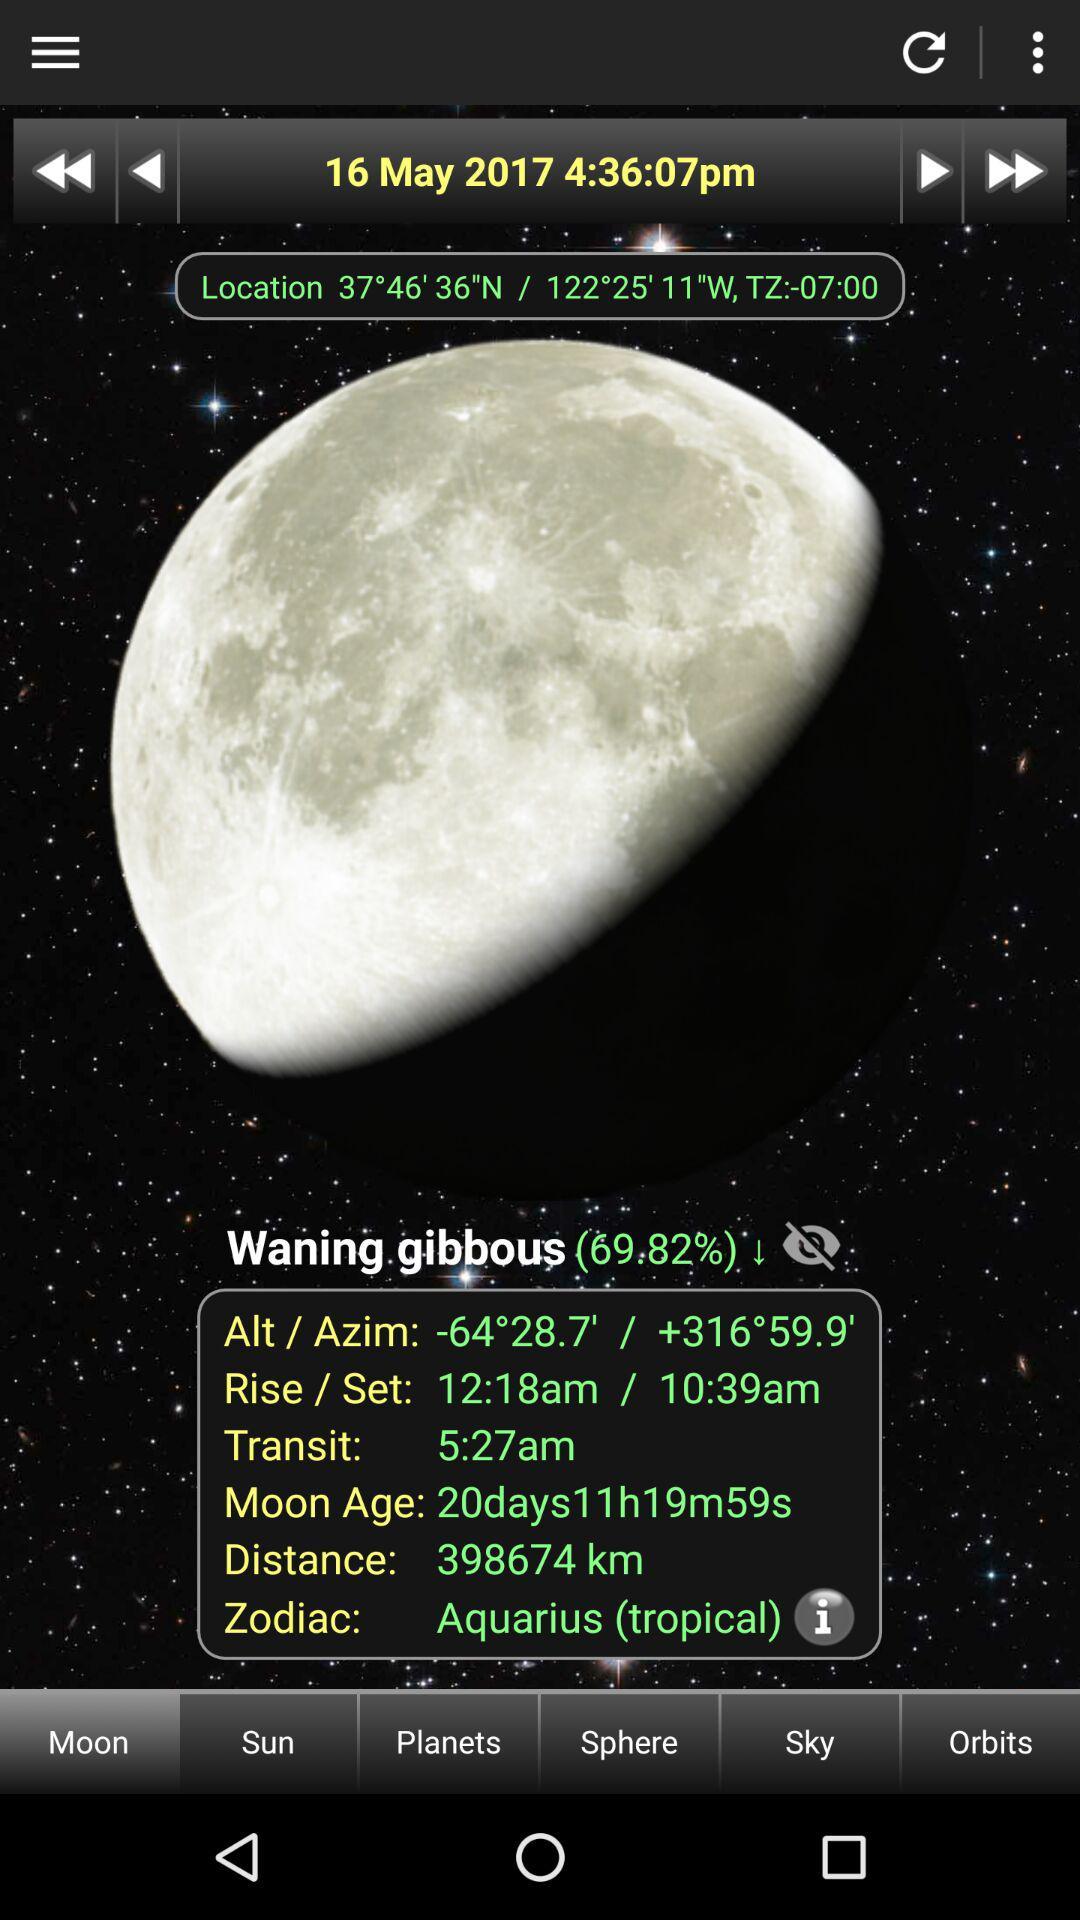  What do you see at coordinates (442, 171) in the screenshot?
I see `icon next to 4:36:07 item` at bounding box center [442, 171].